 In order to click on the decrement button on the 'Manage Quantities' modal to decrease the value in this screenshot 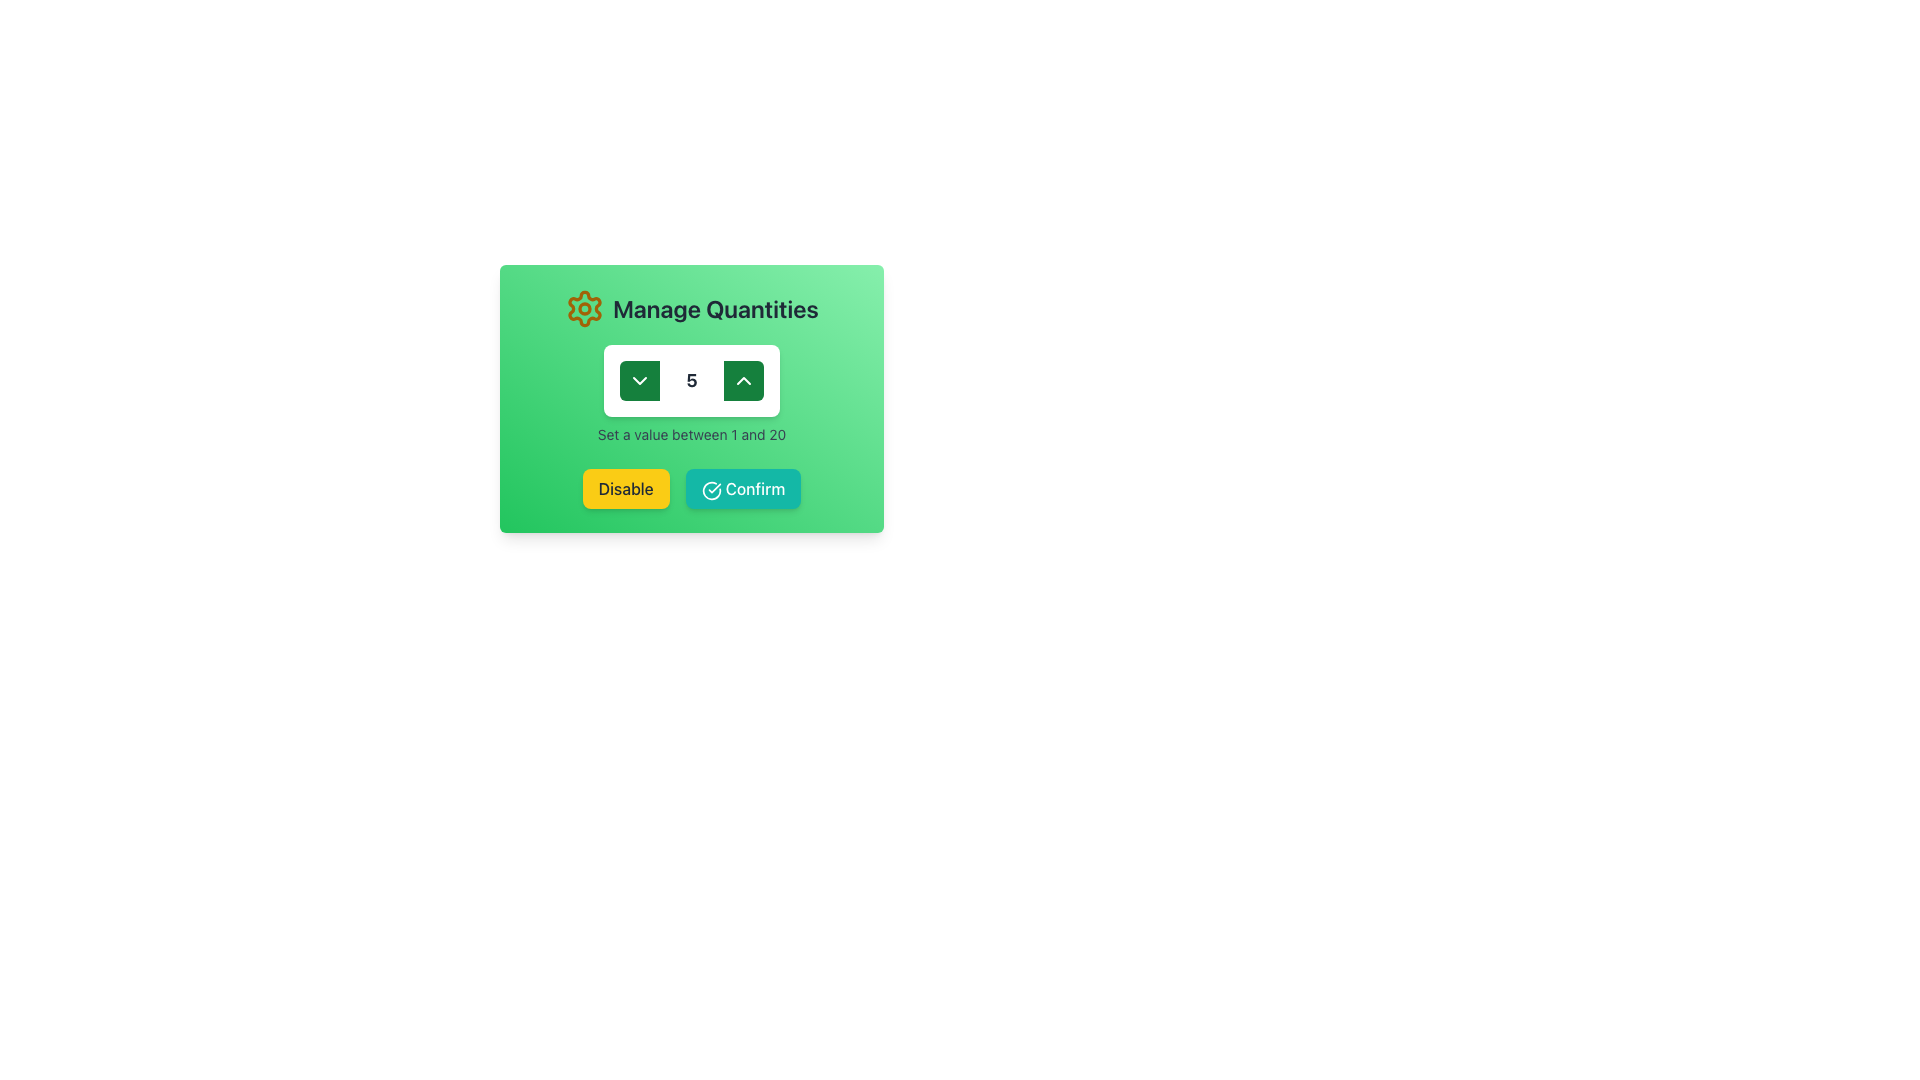, I will do `click(691, 398)`.